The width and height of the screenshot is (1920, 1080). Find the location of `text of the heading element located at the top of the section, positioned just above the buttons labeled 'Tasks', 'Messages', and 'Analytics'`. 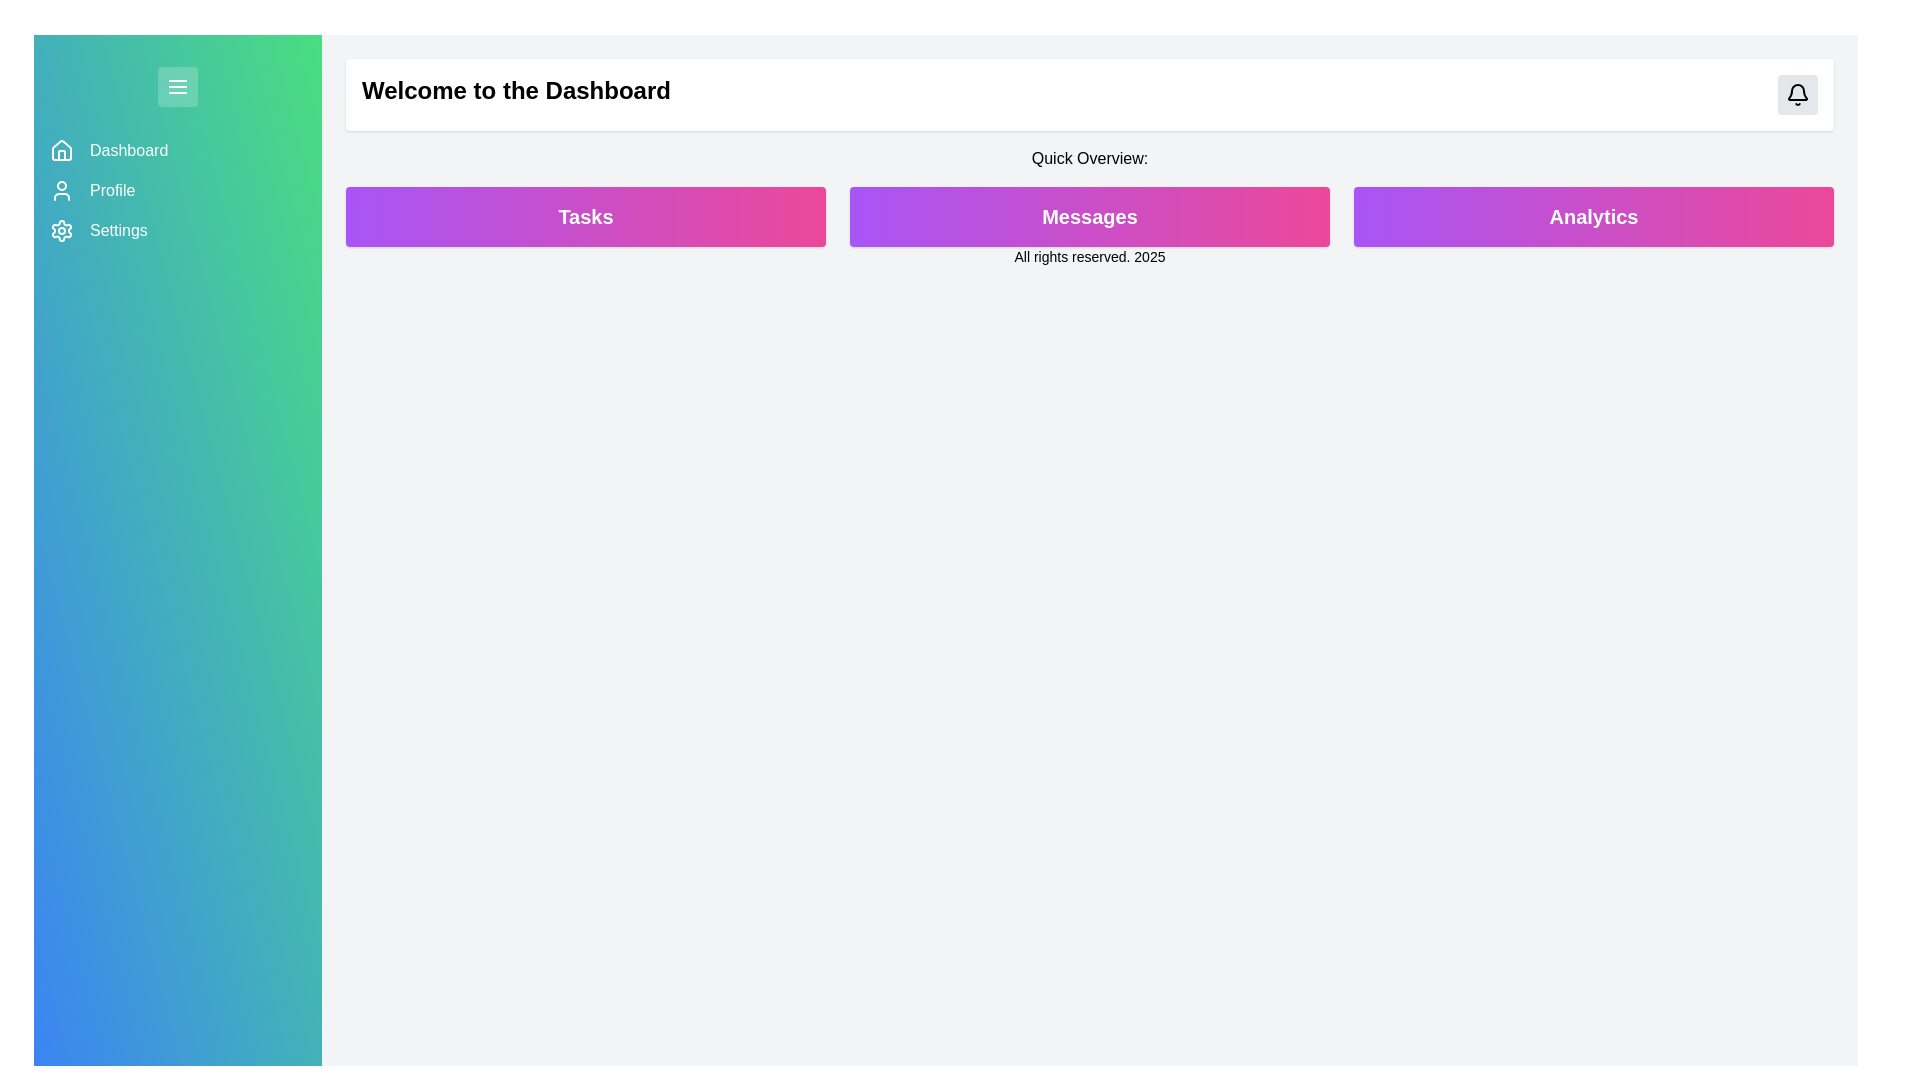

text of the heading element located at the top of the section, positioned just above the buttons labeled 'Tasks', 'Messages', and 'Analytics' is located at coordinates (1088, 157).